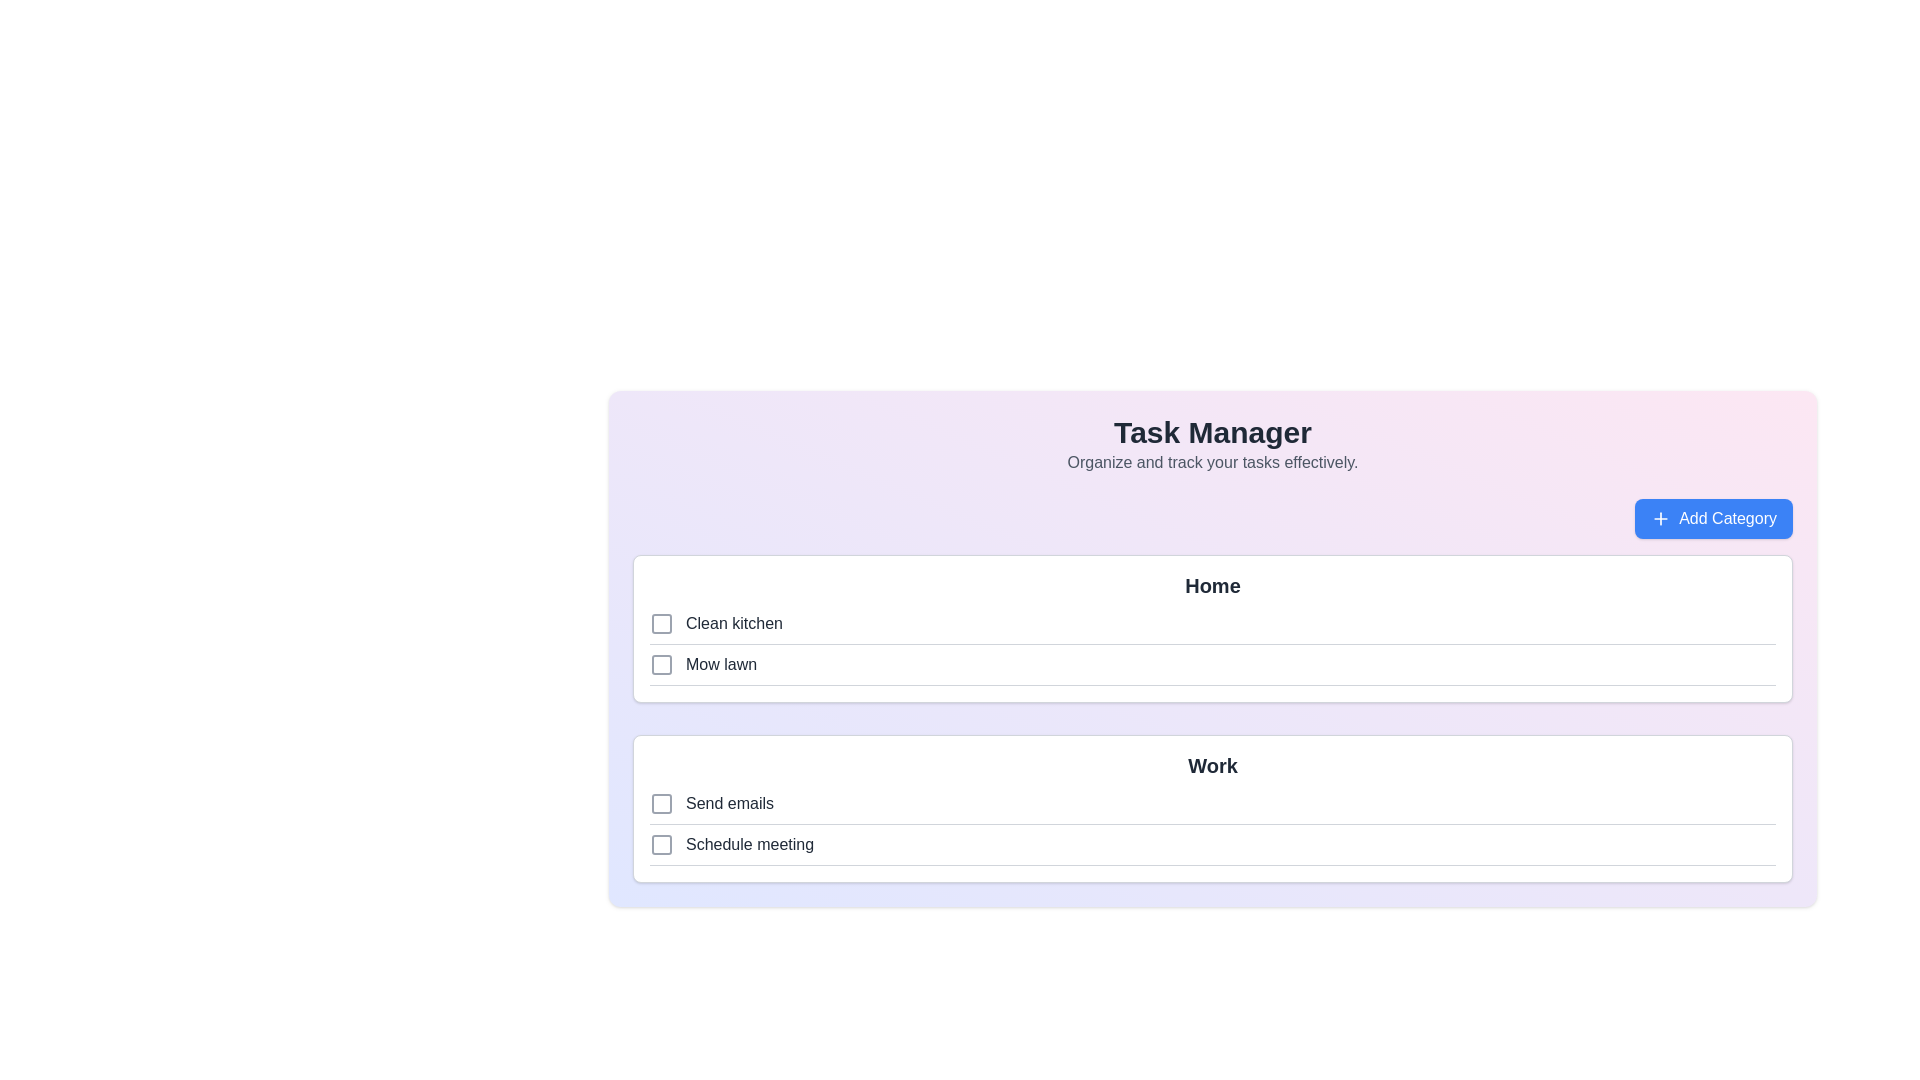  What do you see at coordinates (1212, 848) in the screenshot?
I see `task description for the checkbox input labeled 'Schedule meeting', which is the second item in the 'Work' category located below 'Send emails'` at bounding box center [1212, 848].